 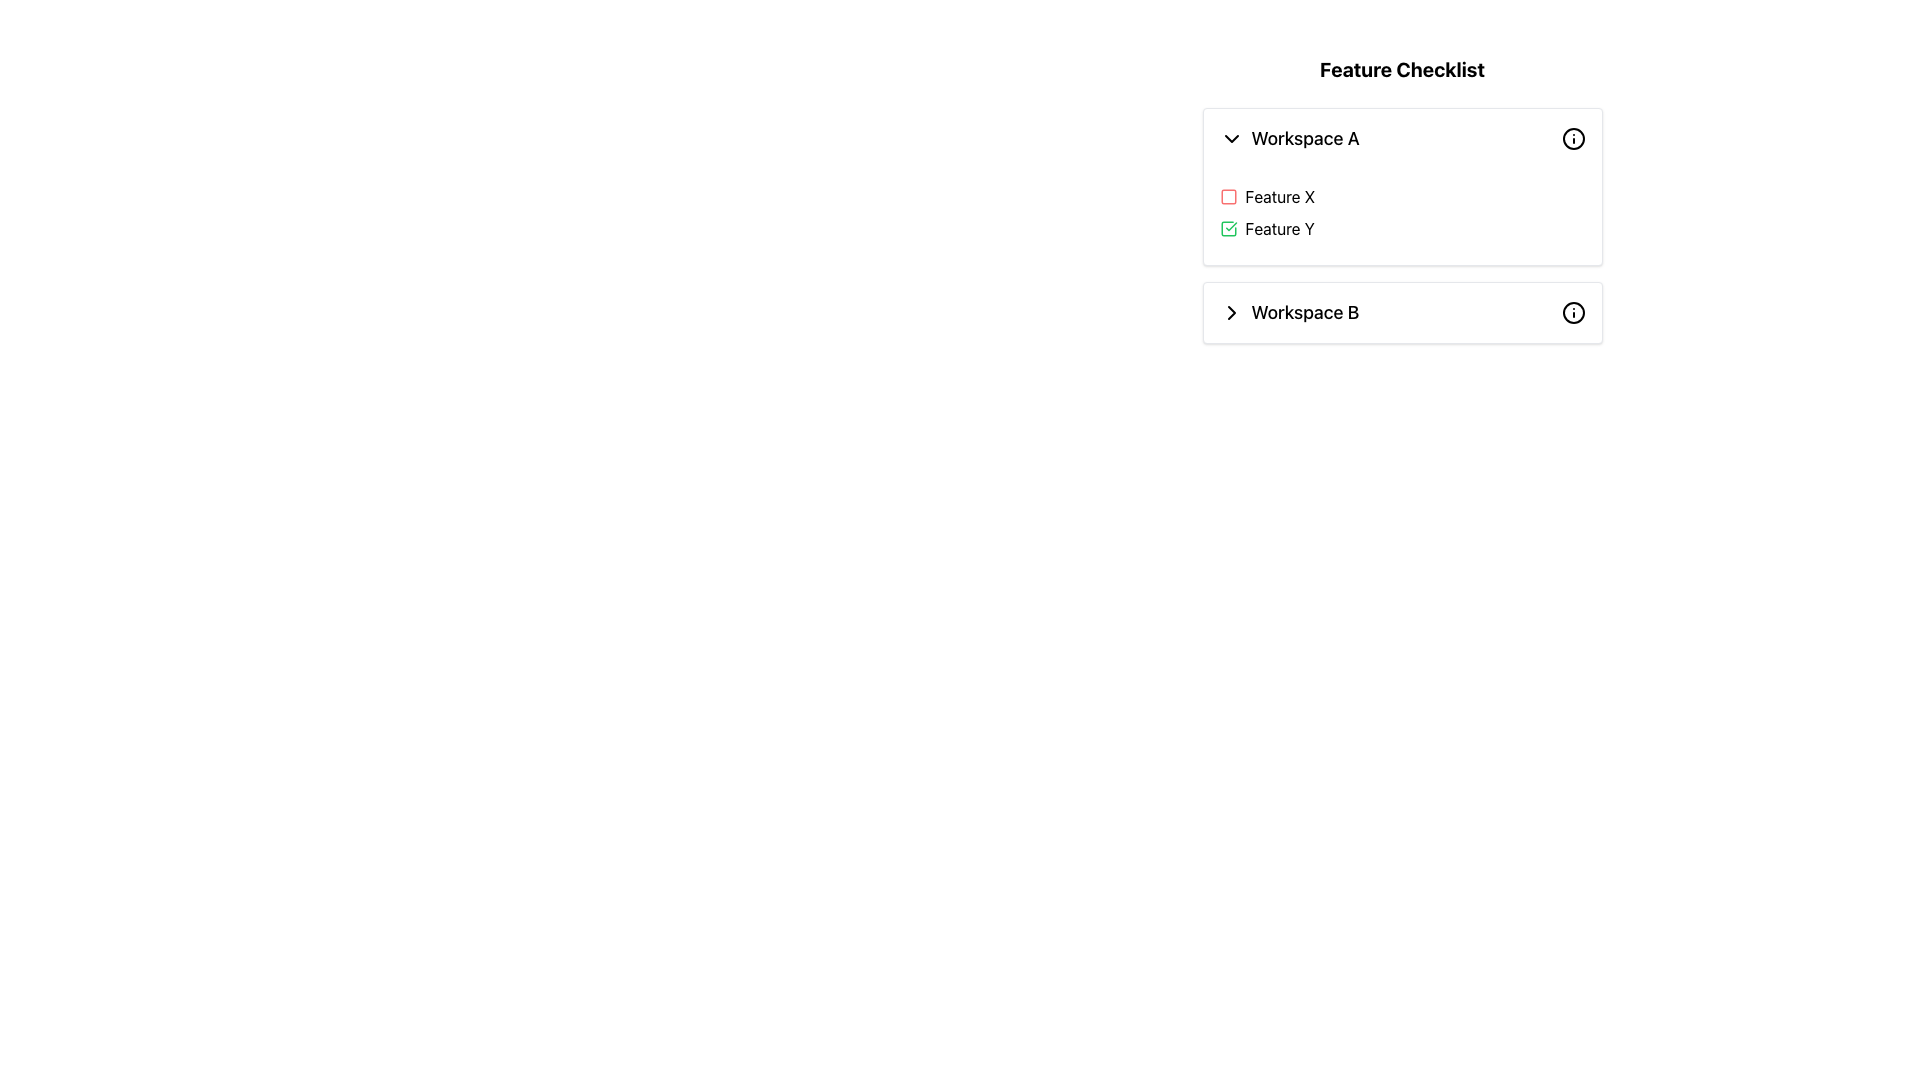 What do you see at coordinates (1280, 227) in the screenshot?
I see `the label indicating the name of a feature, located to the right of a green checkmark icon in the 'Feature Checklist' panel under 'Workspace A'` at bounding box center [1280, 227].